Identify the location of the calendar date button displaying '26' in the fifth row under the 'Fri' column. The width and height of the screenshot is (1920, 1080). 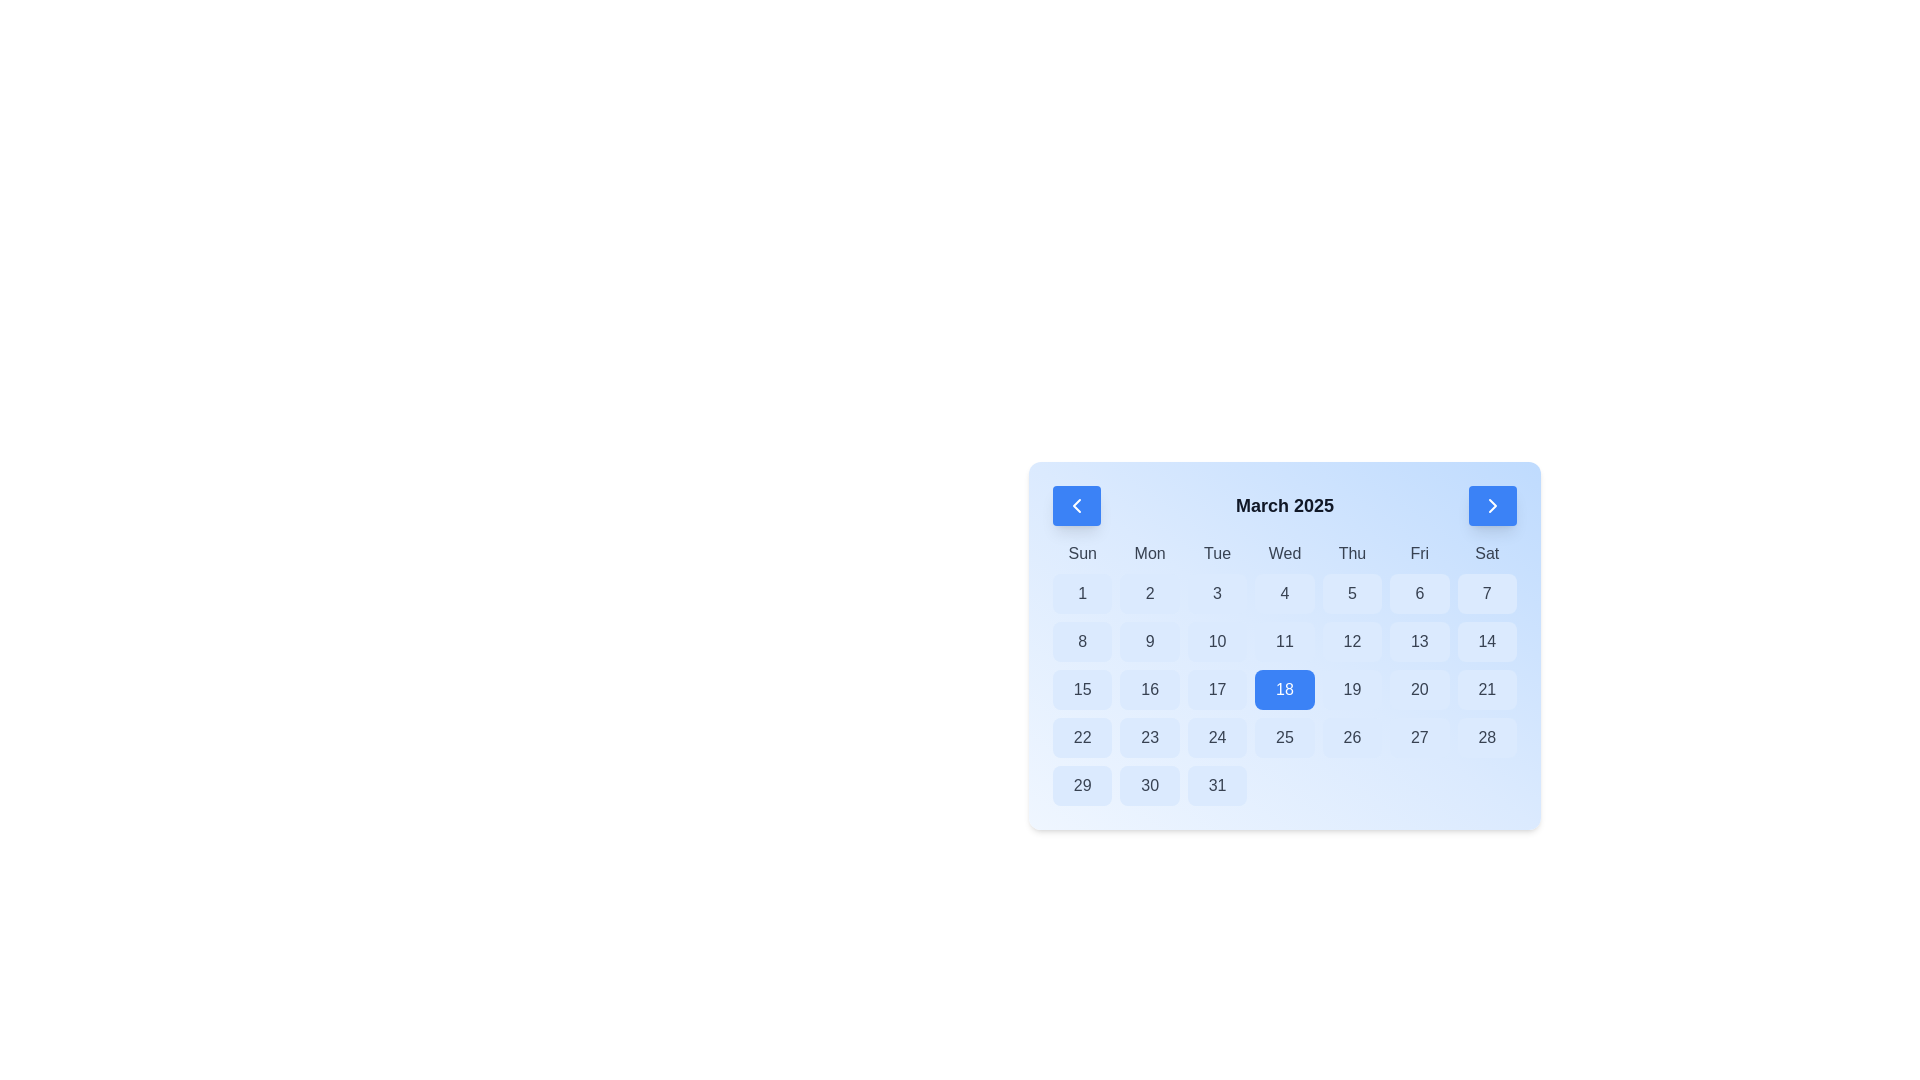
(1352, 737).